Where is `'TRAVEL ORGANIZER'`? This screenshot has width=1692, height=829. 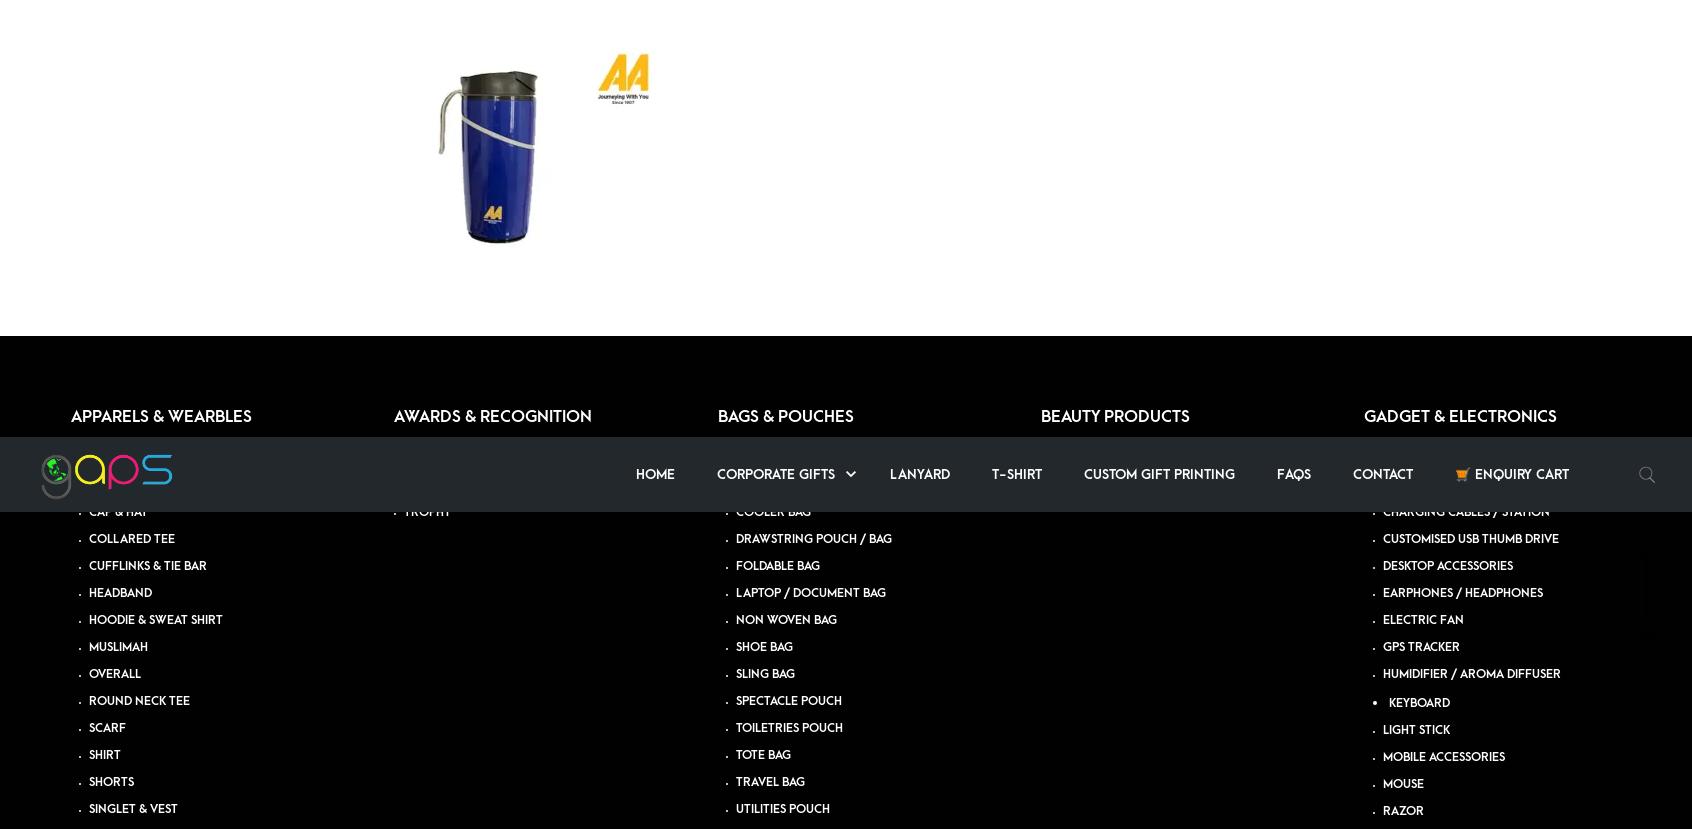 'TRAVEL ORGANIZER' is located at coordinates (1439, 39).